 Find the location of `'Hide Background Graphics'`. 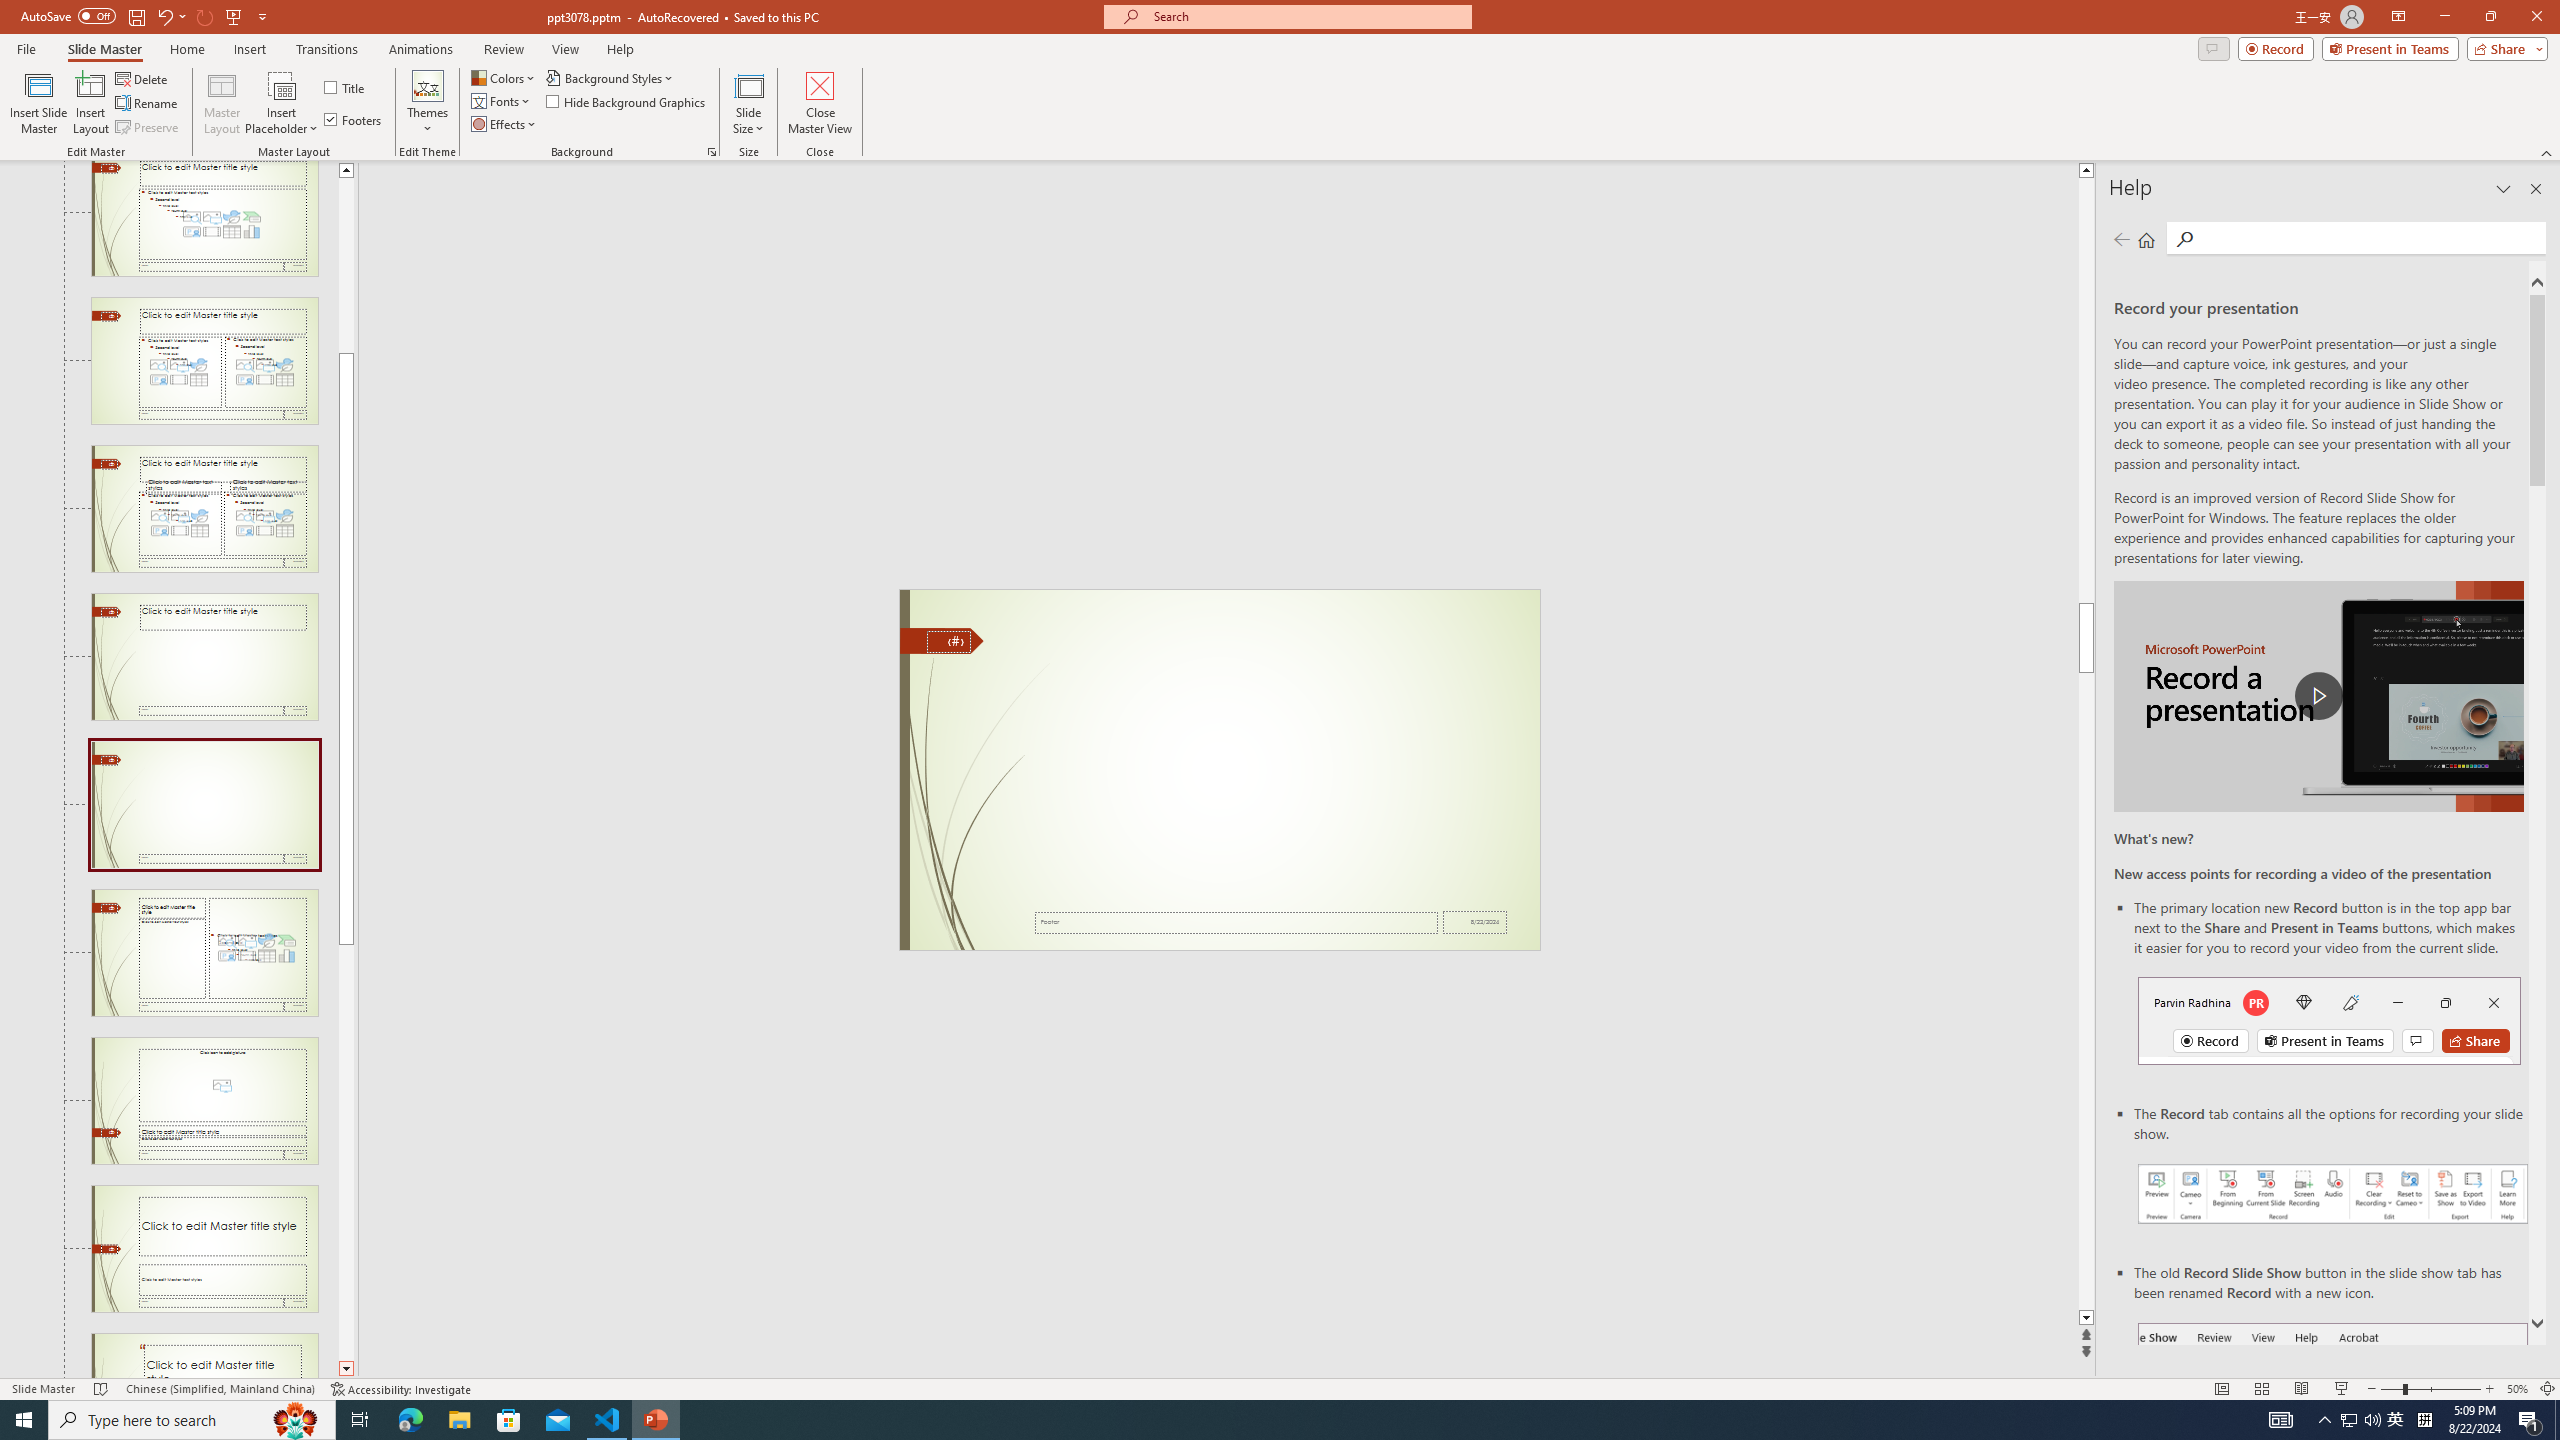

'Hide Background Graphics' is located at coordinates (627, 99).